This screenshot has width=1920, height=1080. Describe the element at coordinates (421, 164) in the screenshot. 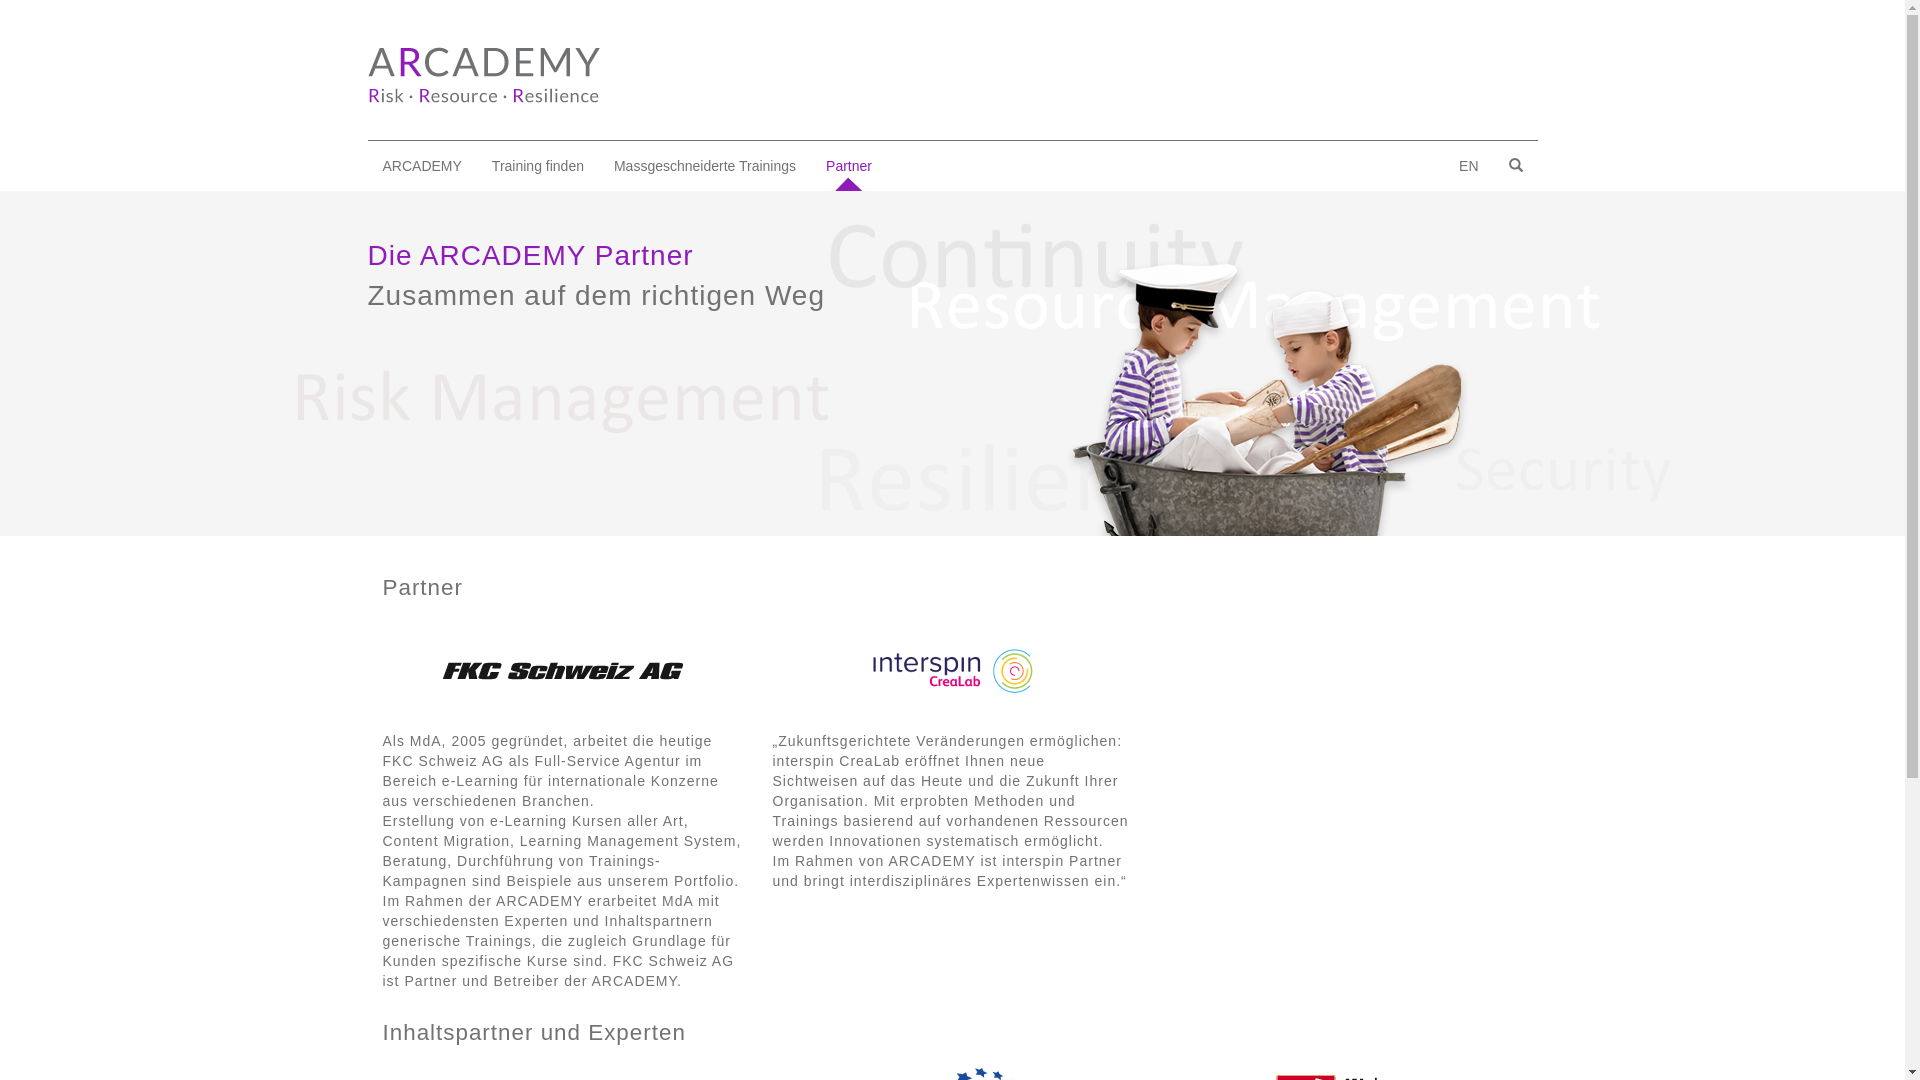

I see `'ARCADEMY'` at that location.